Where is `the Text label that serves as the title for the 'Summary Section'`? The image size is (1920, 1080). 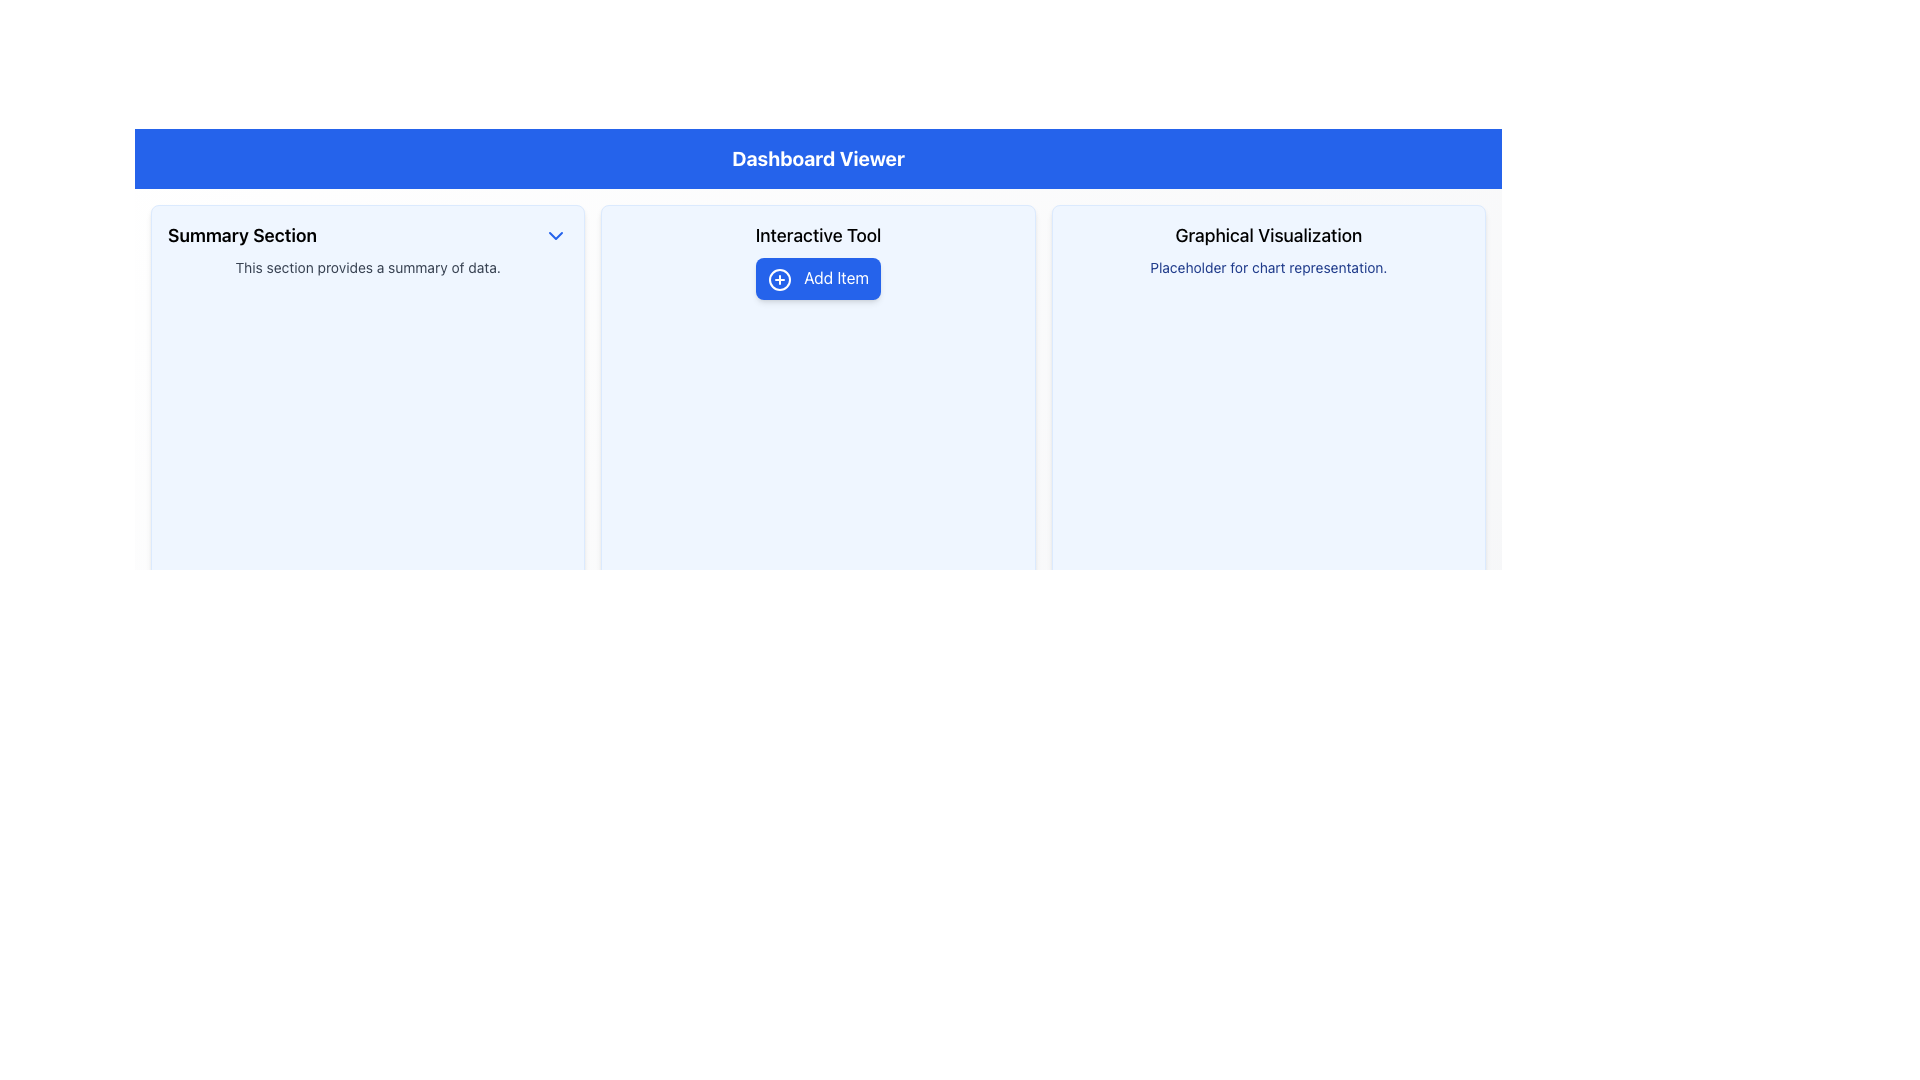
the Text label that serves as the title for the 'Summary Section' is located at coordinates (241, 234).